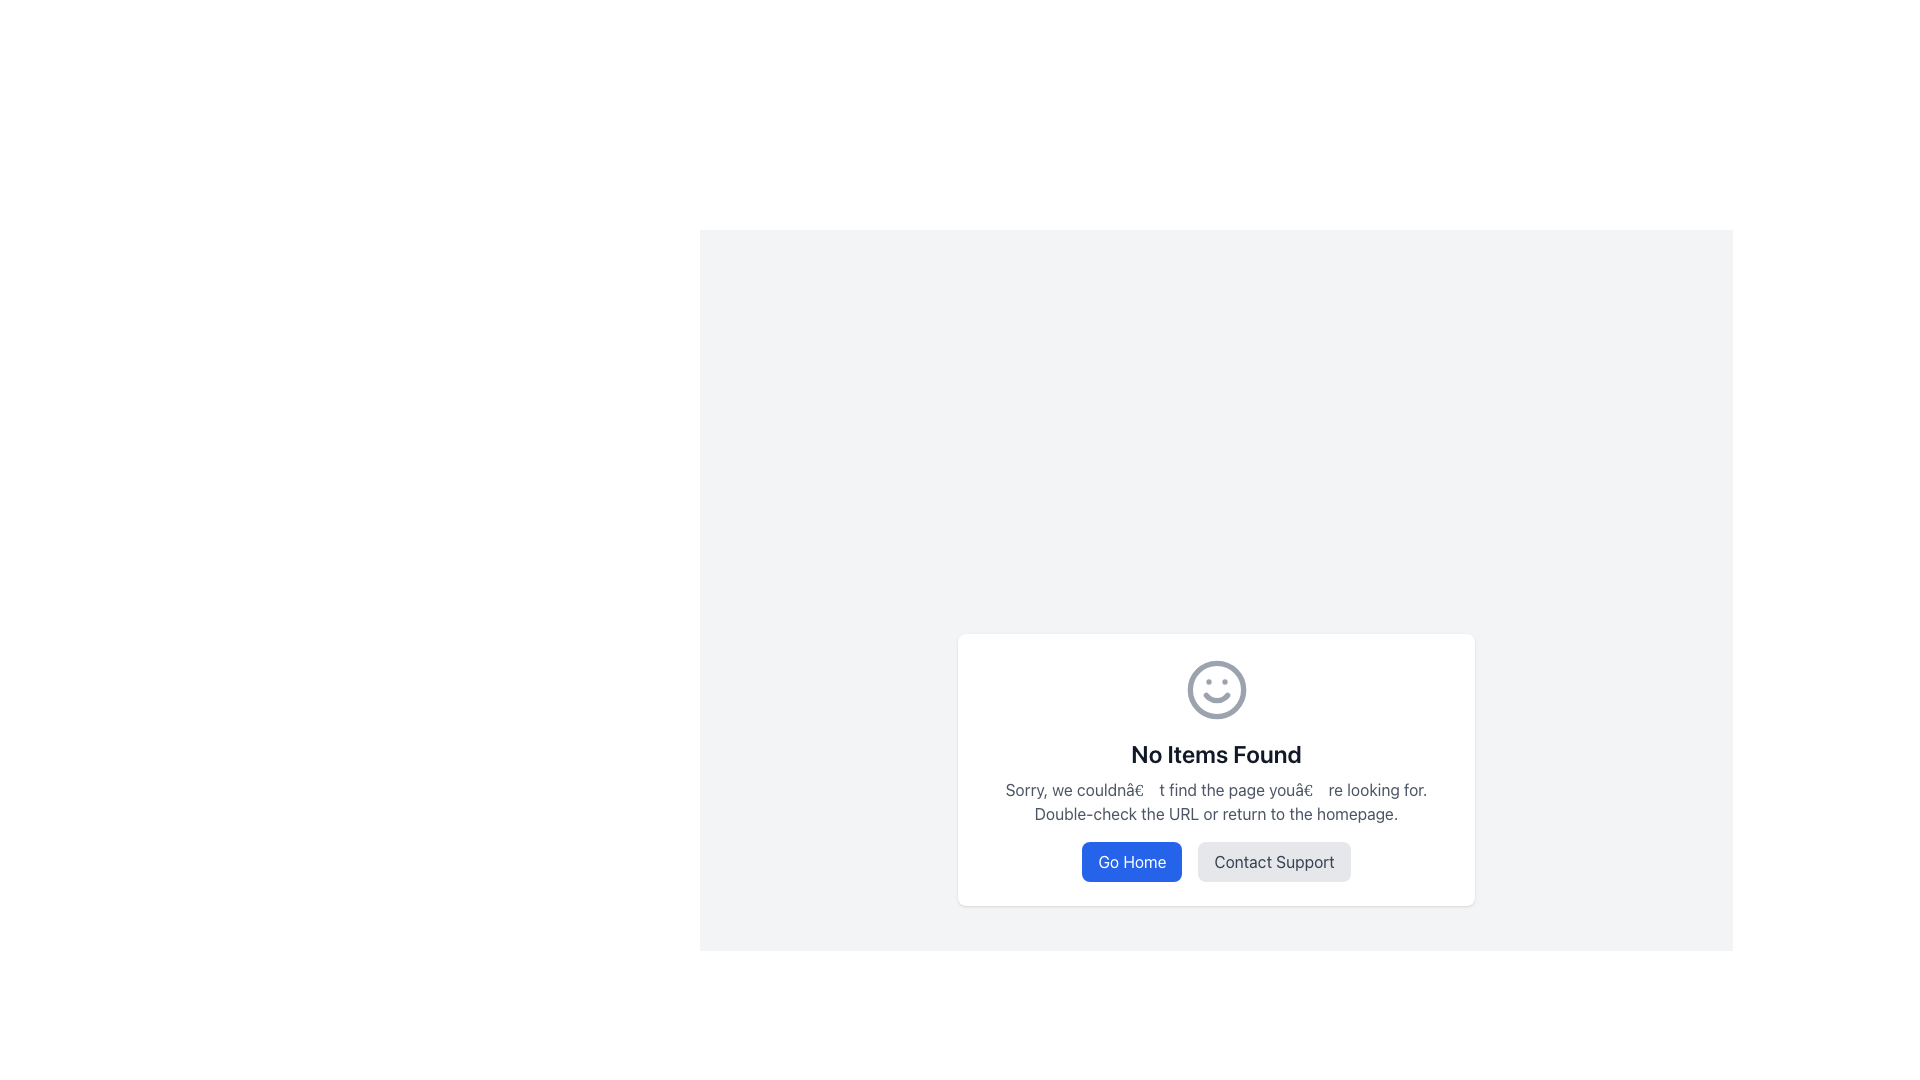 The width and height of the screenshot is (1920, 1080). Describe the element at coordinates (1273, 860) in the screenshot. I see `the 'Contact Support' button located at the bottom of the dialog box, to the right of the 'Go Home' button` at that location.